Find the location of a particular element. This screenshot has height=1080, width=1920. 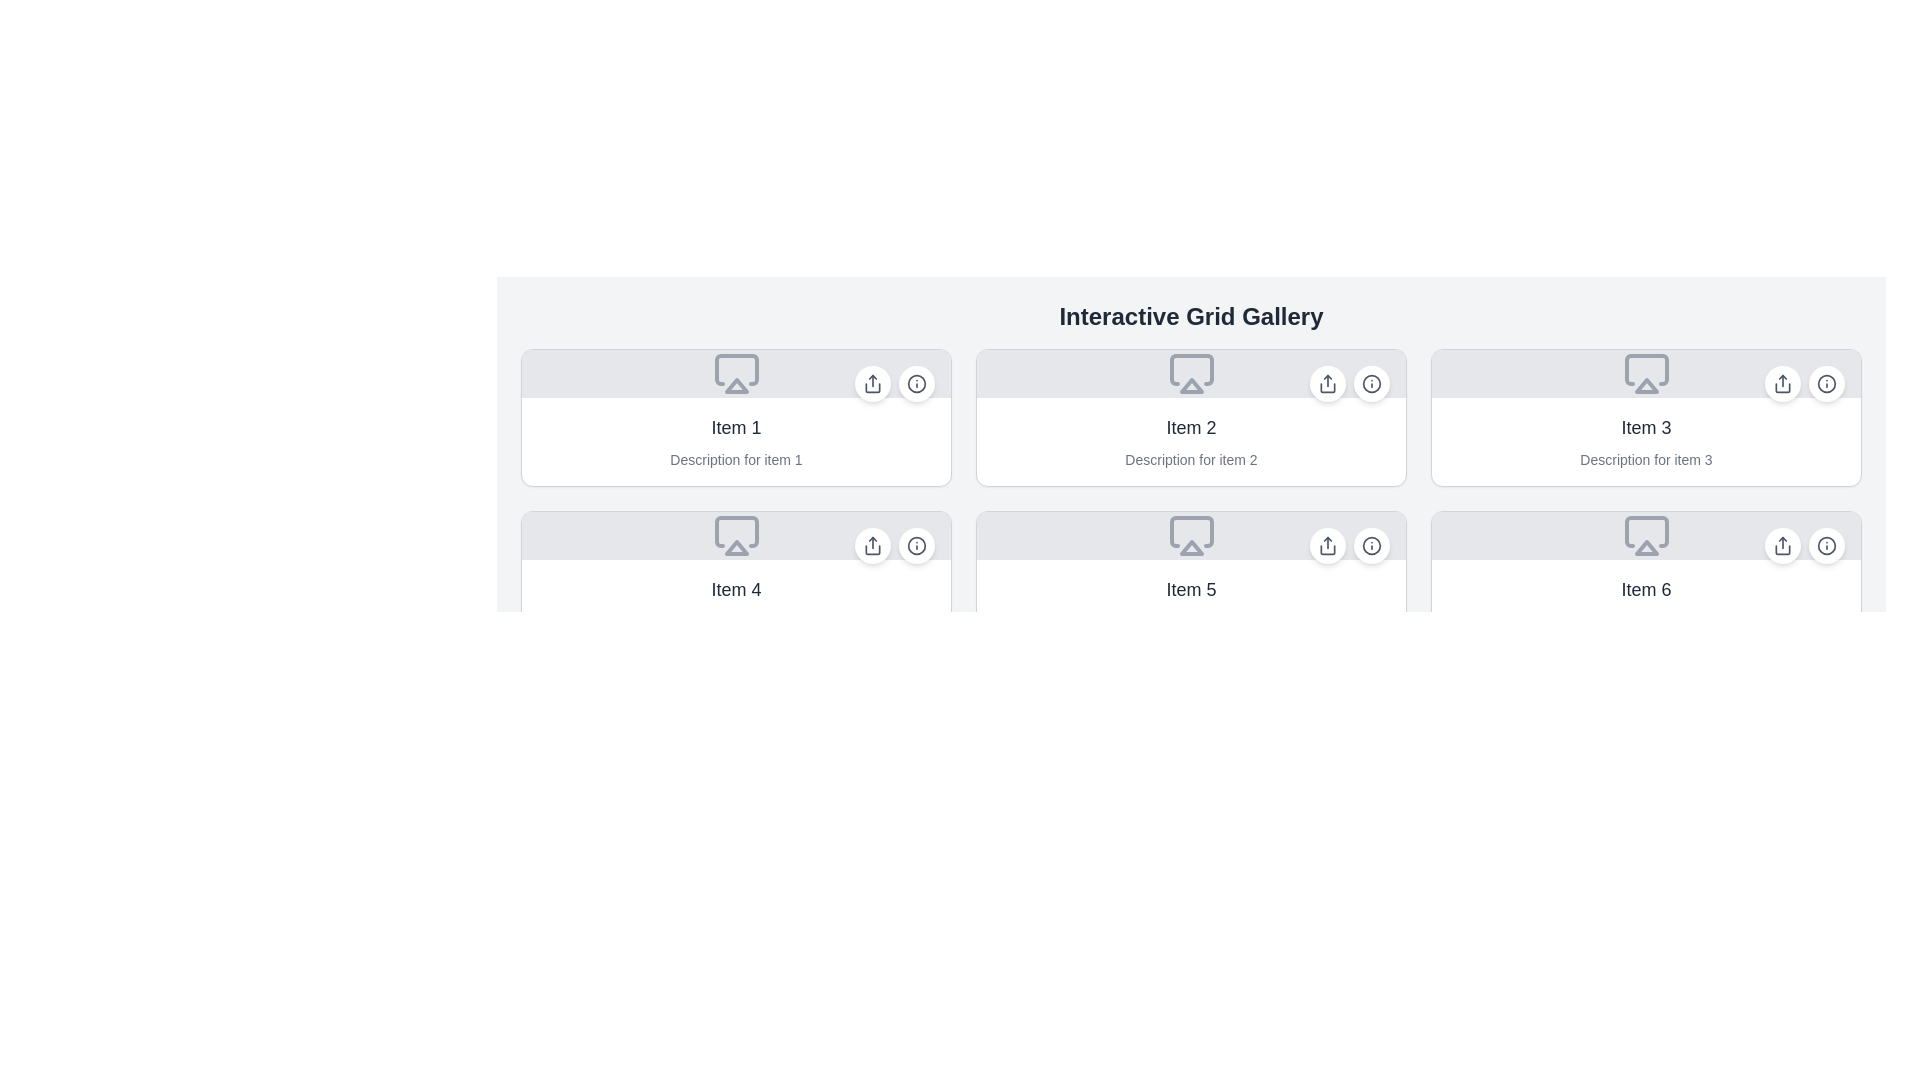

the circular share button with a white background and upward-pointing arrow icon located in the upper-right corner of the 'Item 1' card is located at coordinates (873, 384).